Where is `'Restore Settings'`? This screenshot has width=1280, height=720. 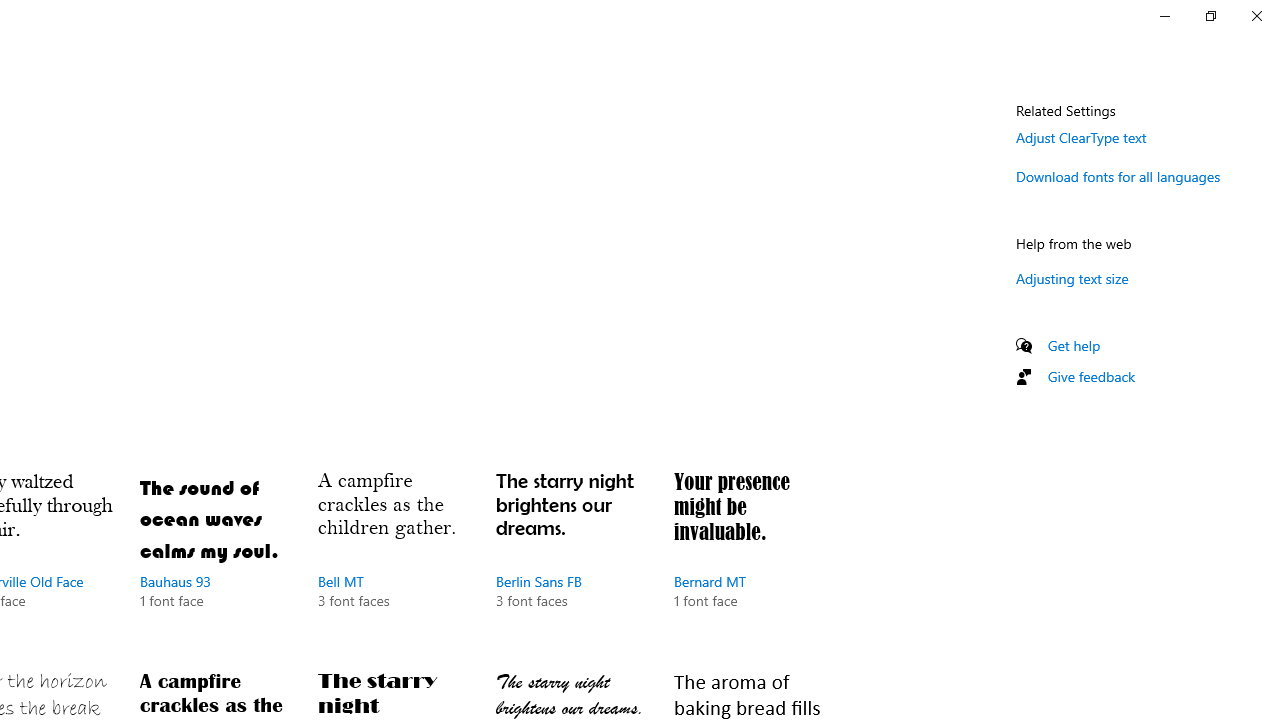
'Restore Settings' is located at coordinates (1209, 15).